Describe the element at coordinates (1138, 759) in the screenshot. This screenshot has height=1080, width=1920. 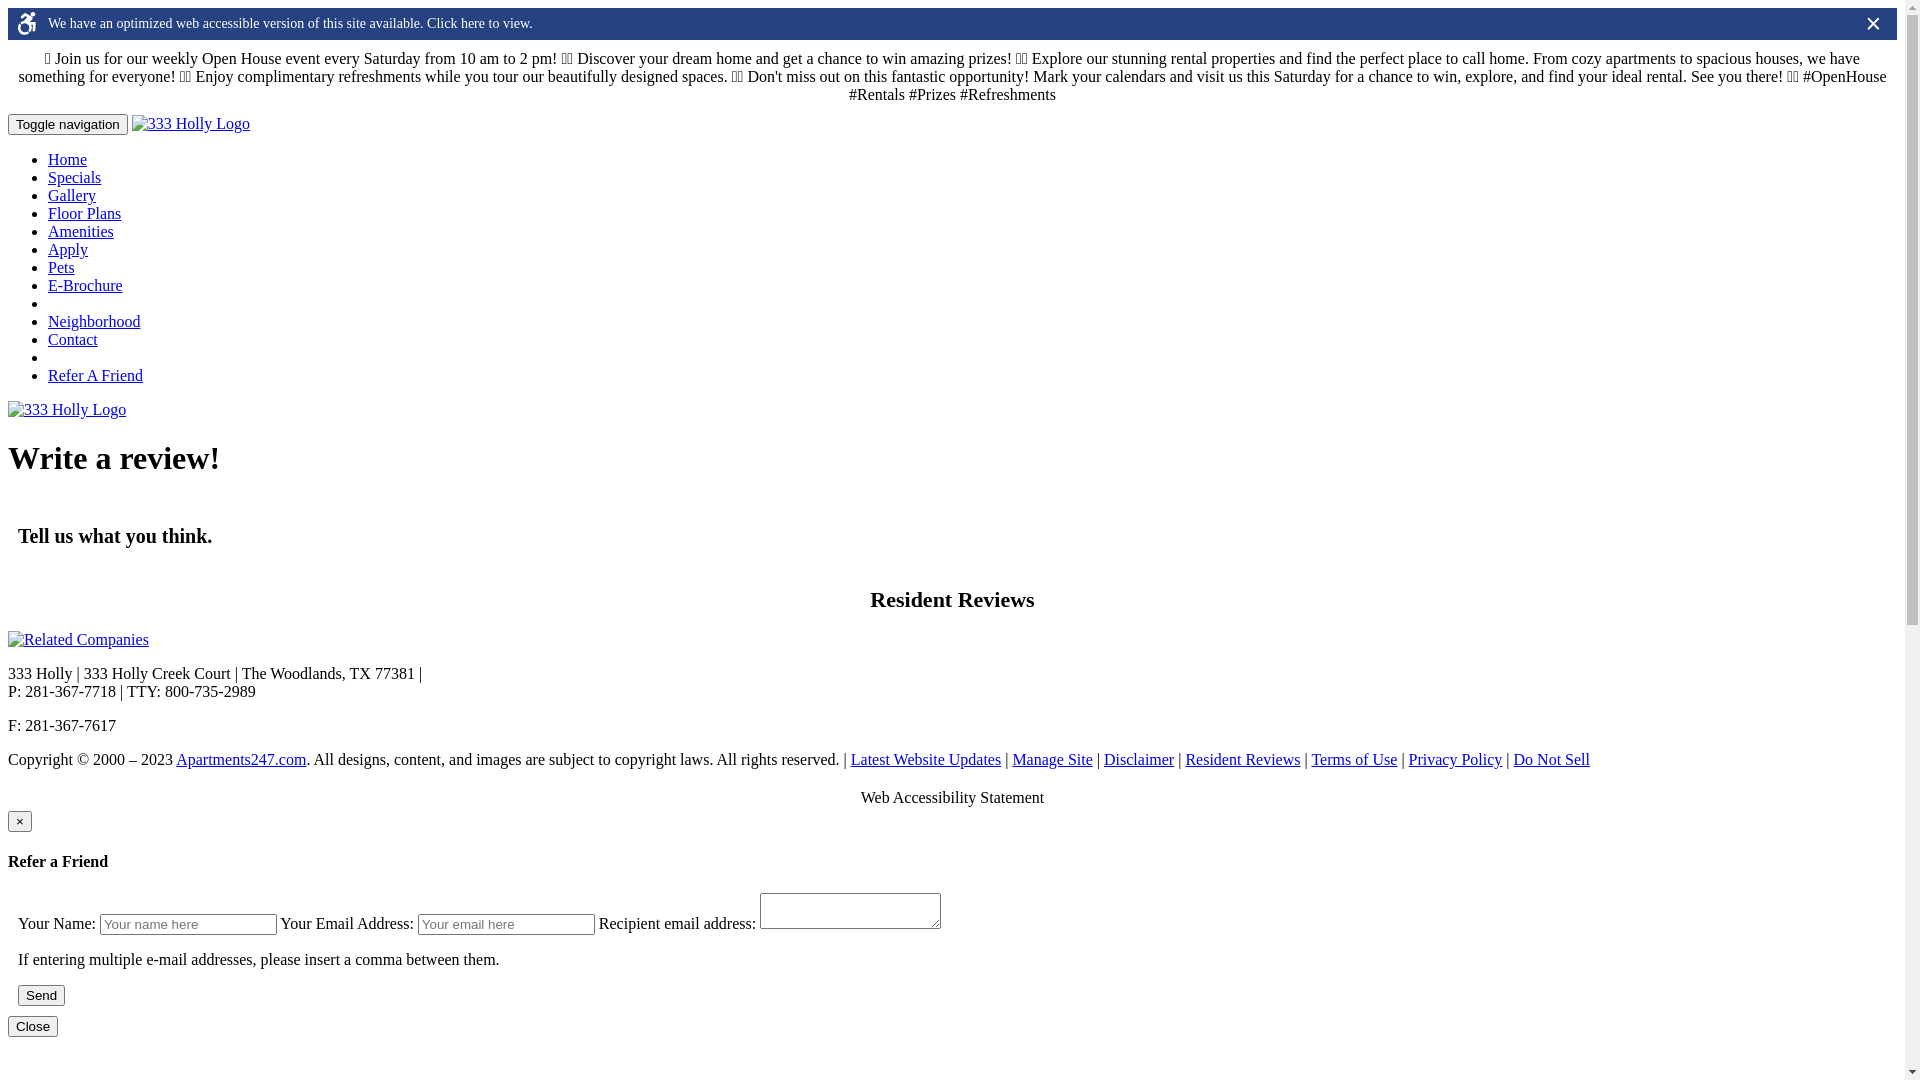
I see `'Disclaimer'` at that location.